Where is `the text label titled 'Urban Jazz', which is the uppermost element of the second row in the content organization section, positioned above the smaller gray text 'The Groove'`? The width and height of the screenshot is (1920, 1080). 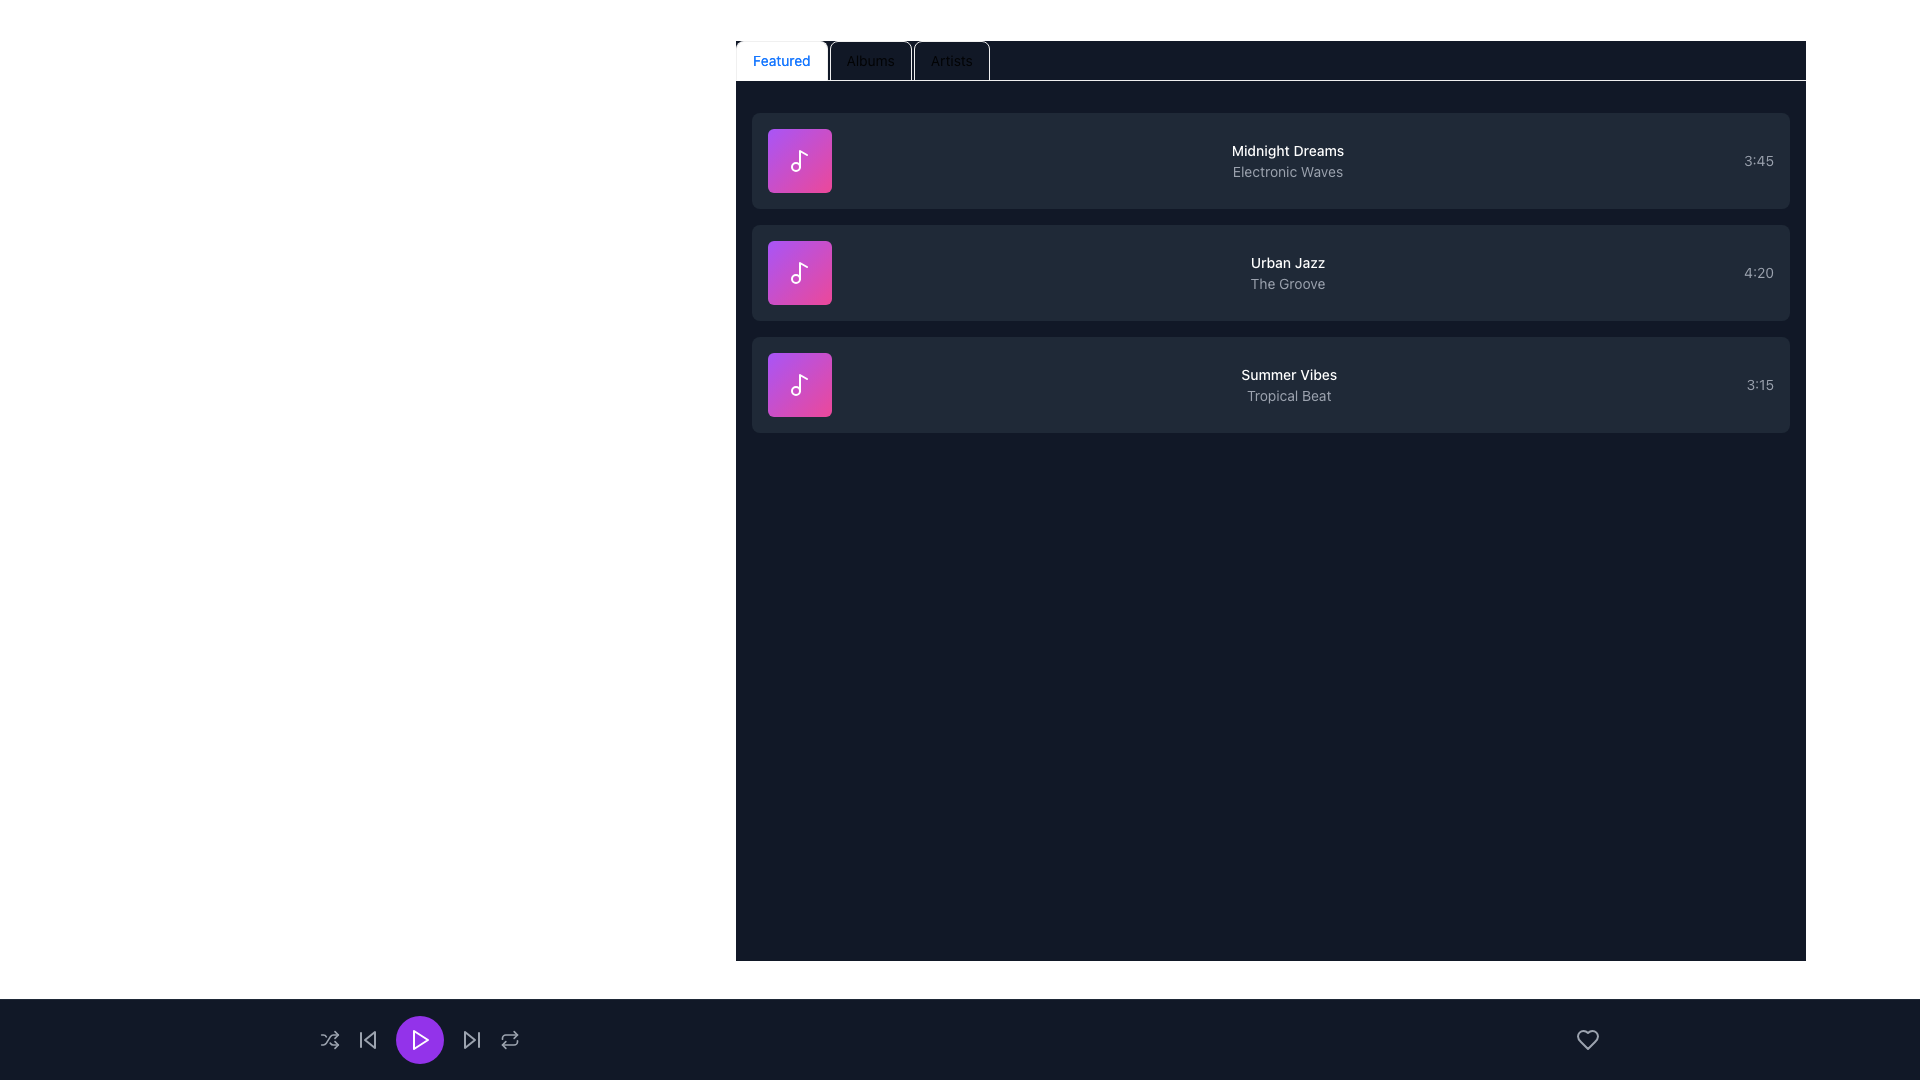 the text label titled 'Urban Jazz', which is the uppermost element of the second row in the content organization section, positioned above the smaller gray text 'The Groove' is located at coordinates (1288, 261).